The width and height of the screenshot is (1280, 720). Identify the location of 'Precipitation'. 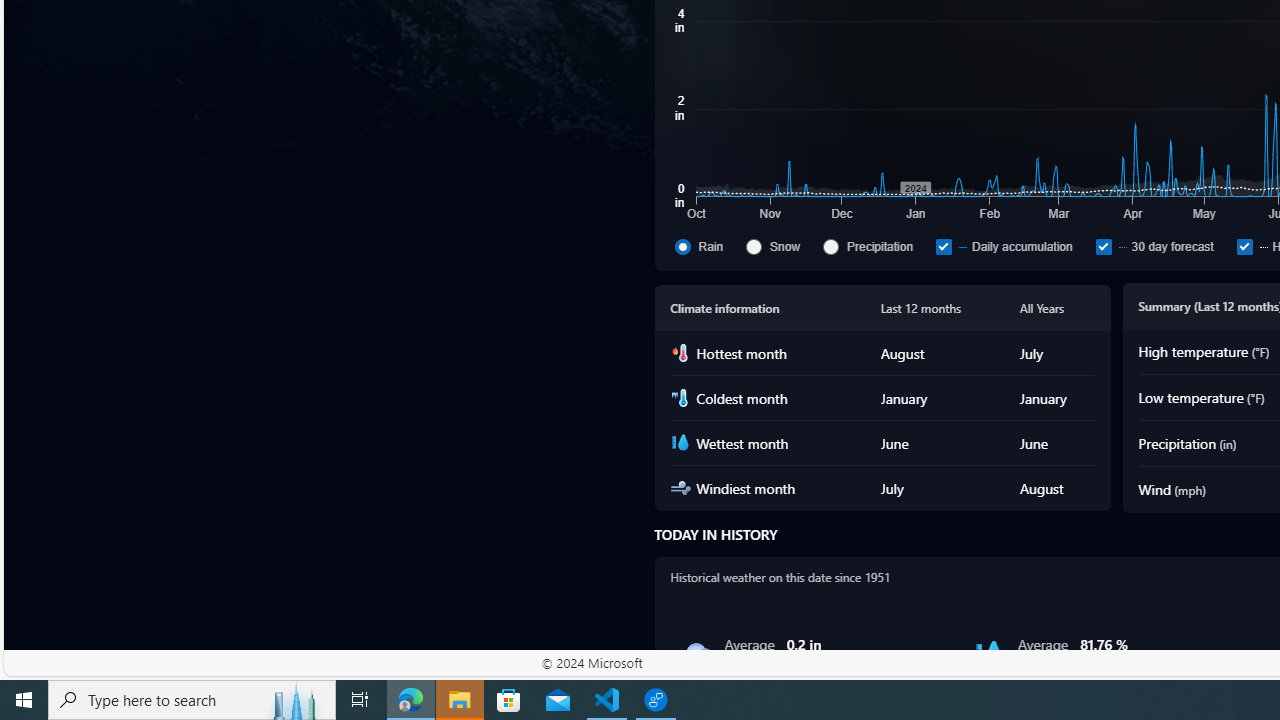
(875, 245).